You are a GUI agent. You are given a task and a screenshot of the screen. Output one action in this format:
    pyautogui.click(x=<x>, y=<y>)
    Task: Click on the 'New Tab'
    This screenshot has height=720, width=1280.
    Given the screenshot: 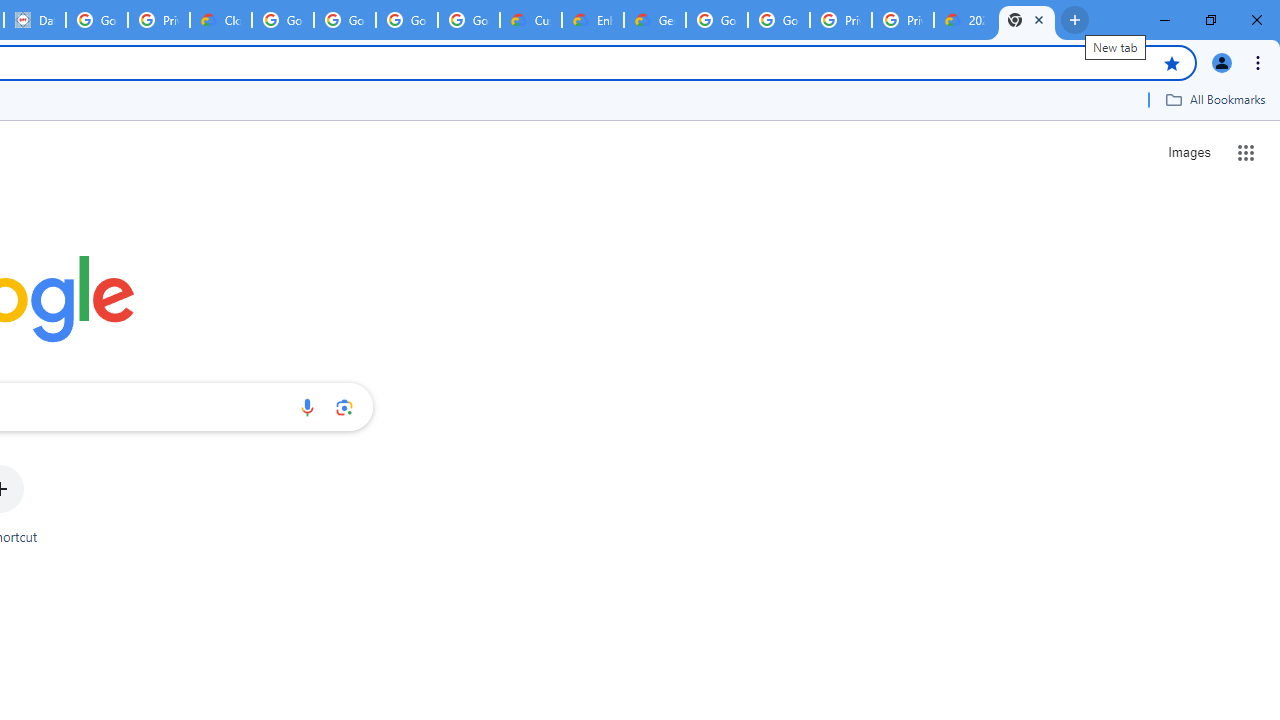 What is the action you would take?
    pyautogui.click(x=1027, y=20)
    